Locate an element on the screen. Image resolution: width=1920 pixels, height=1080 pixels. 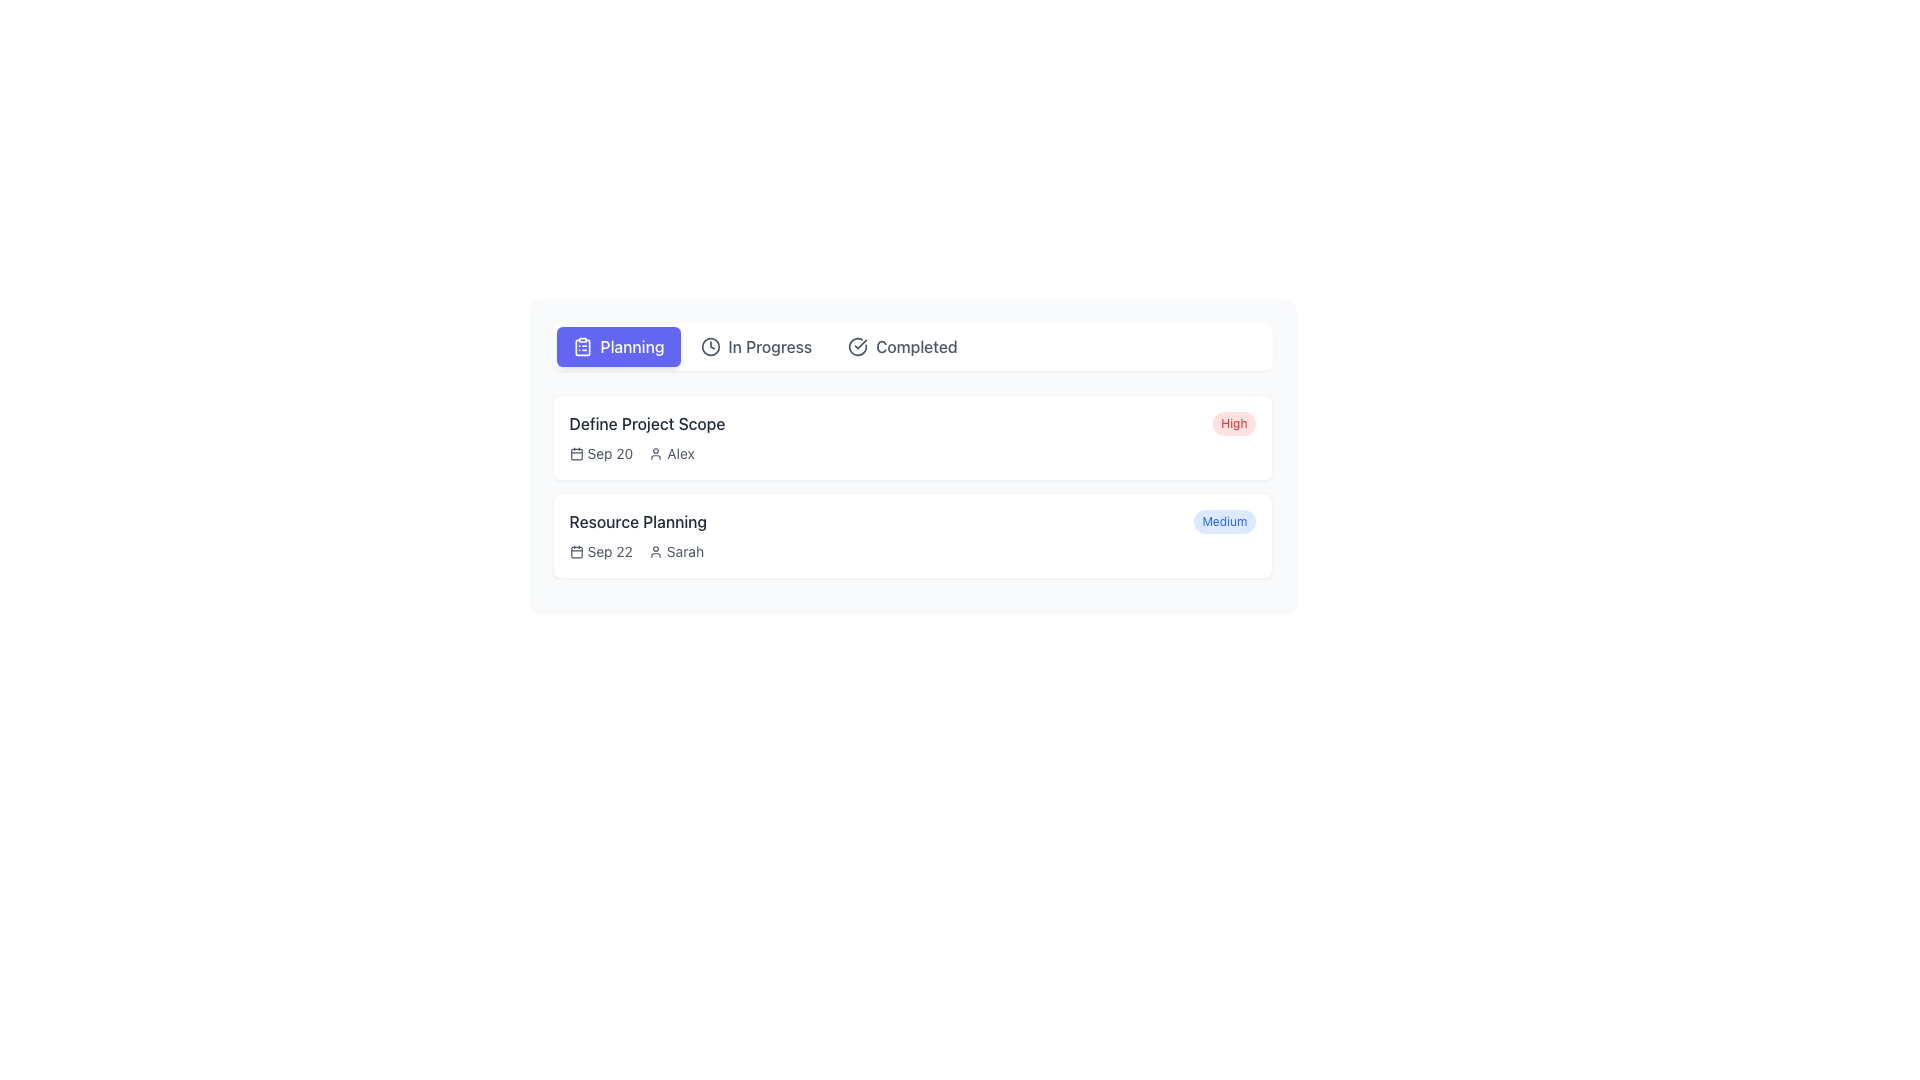
the 'Completed' button, which is the third button in a row of three options is located at coordinates (901, 346).